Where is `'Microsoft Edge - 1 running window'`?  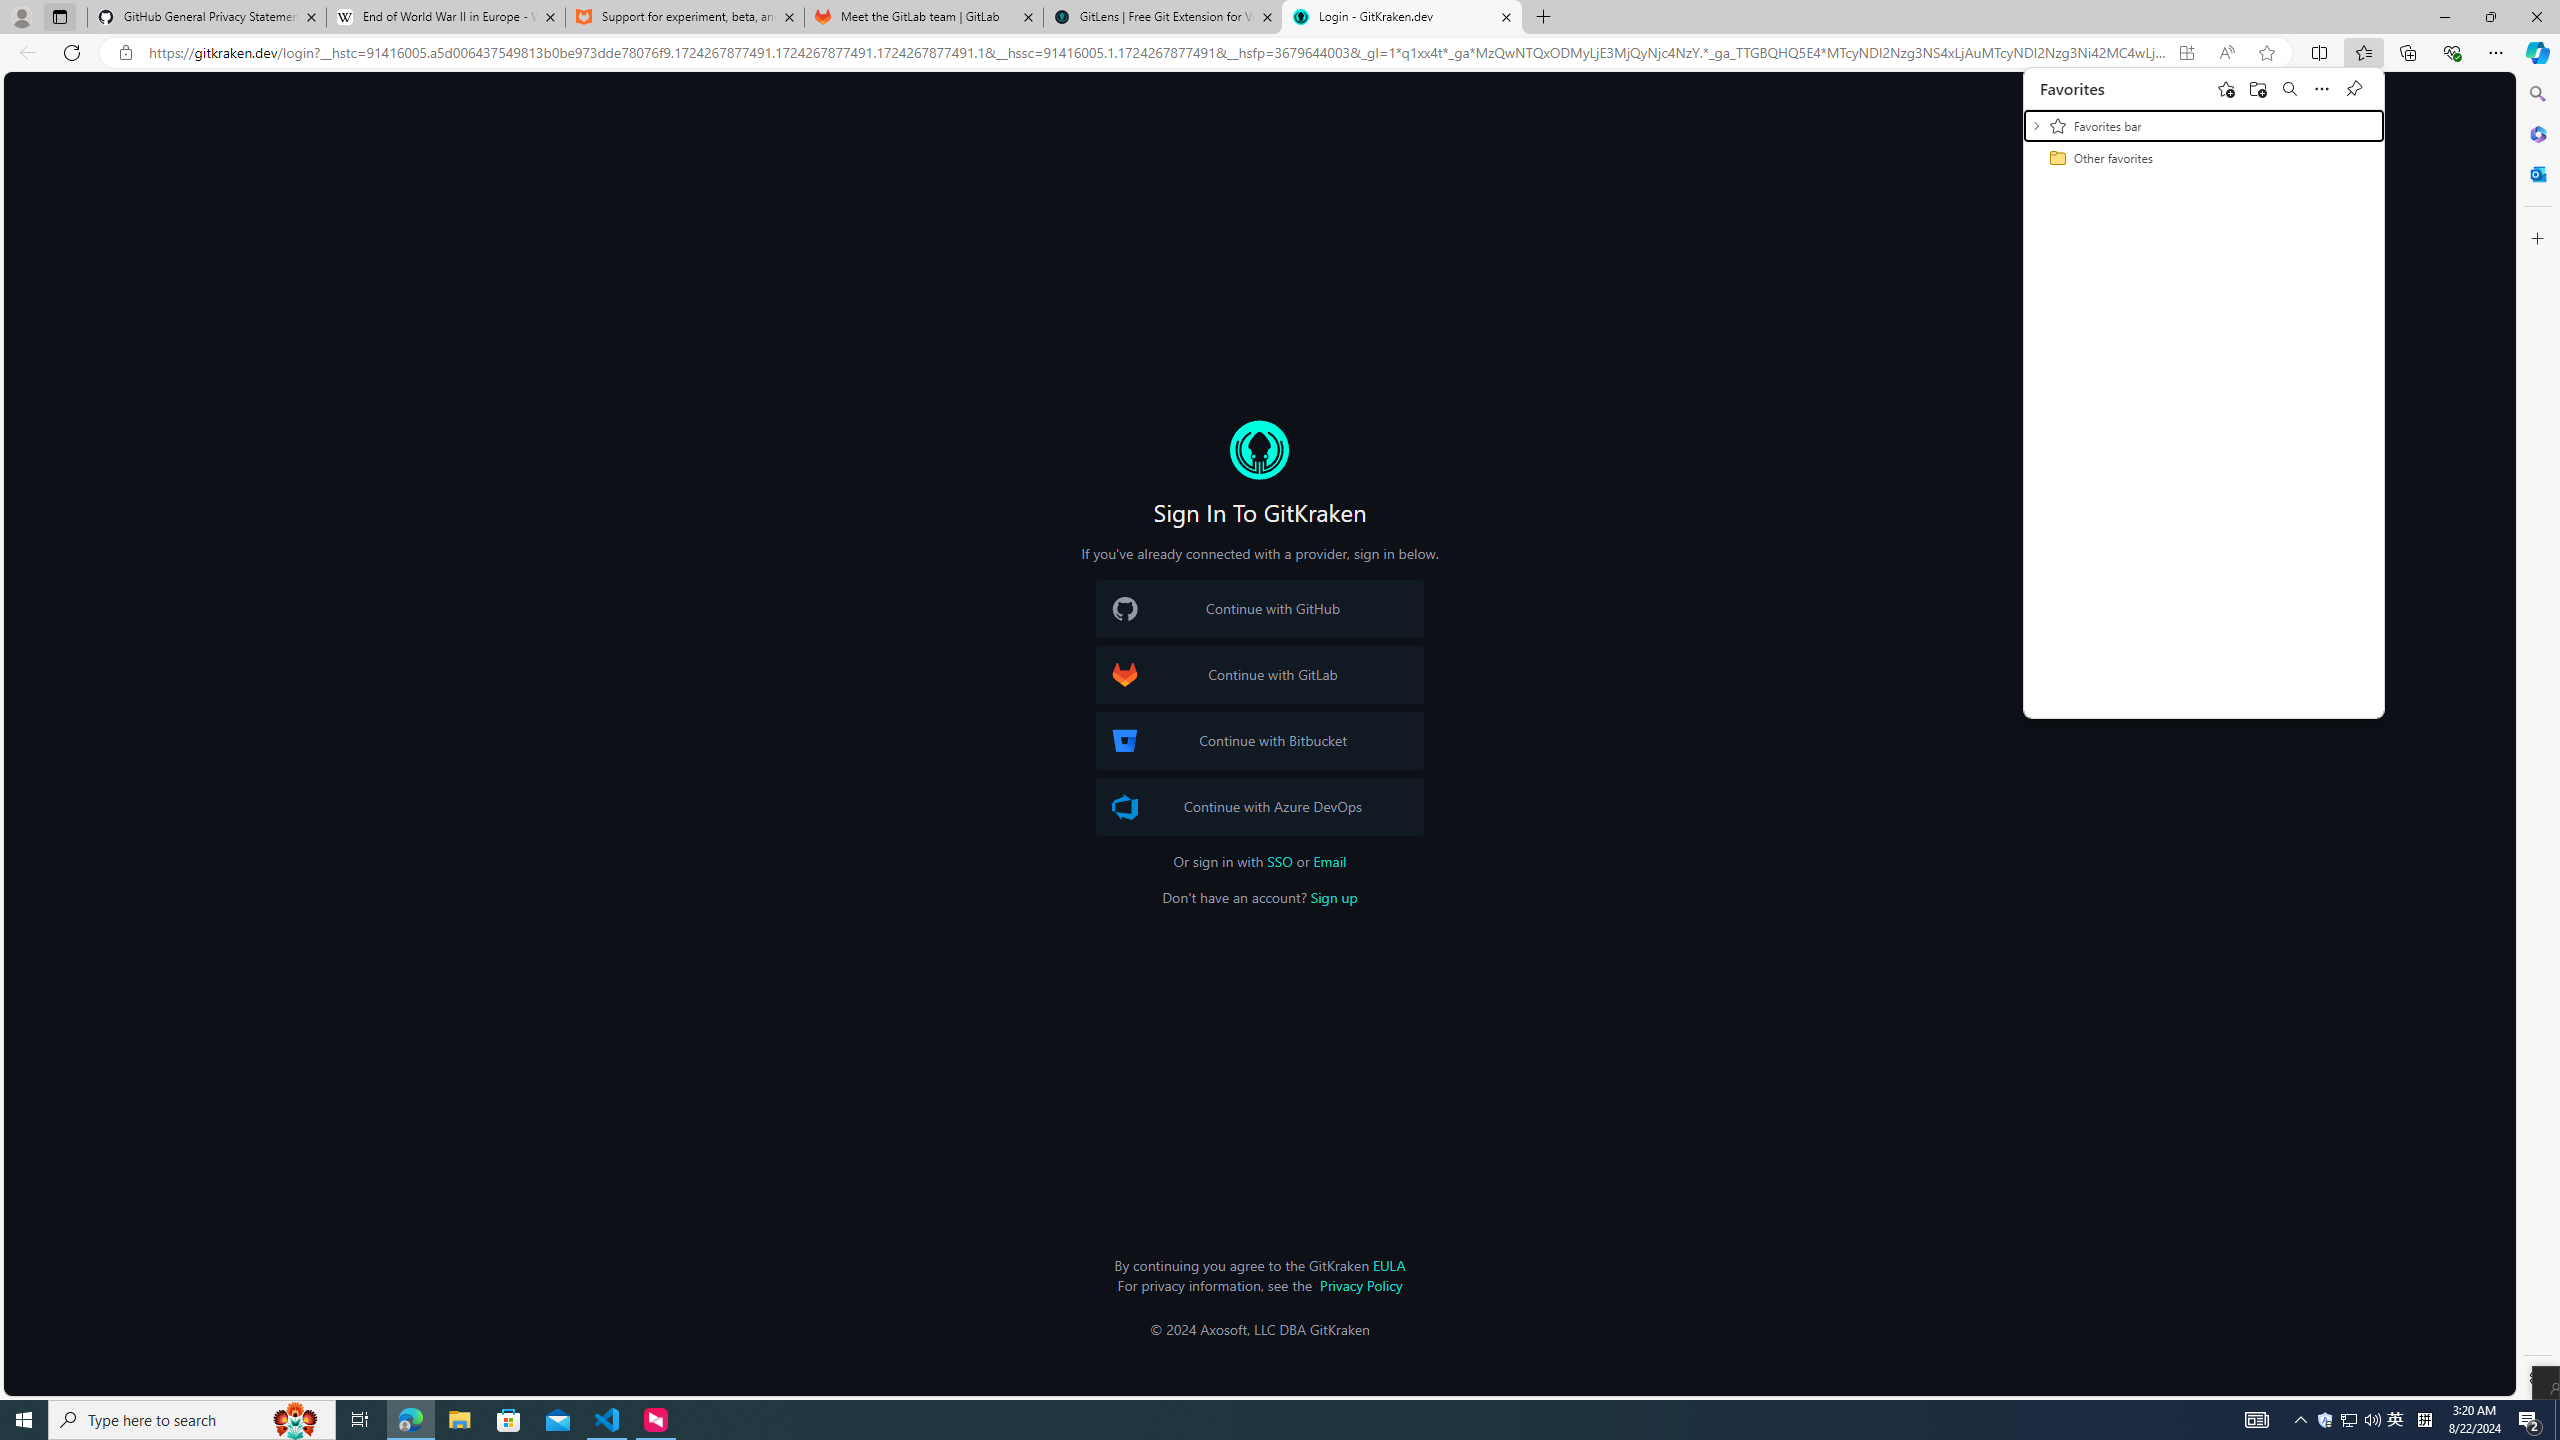 'Microsoft Edge - 1 running window' is located at coordinates (409, 1418).